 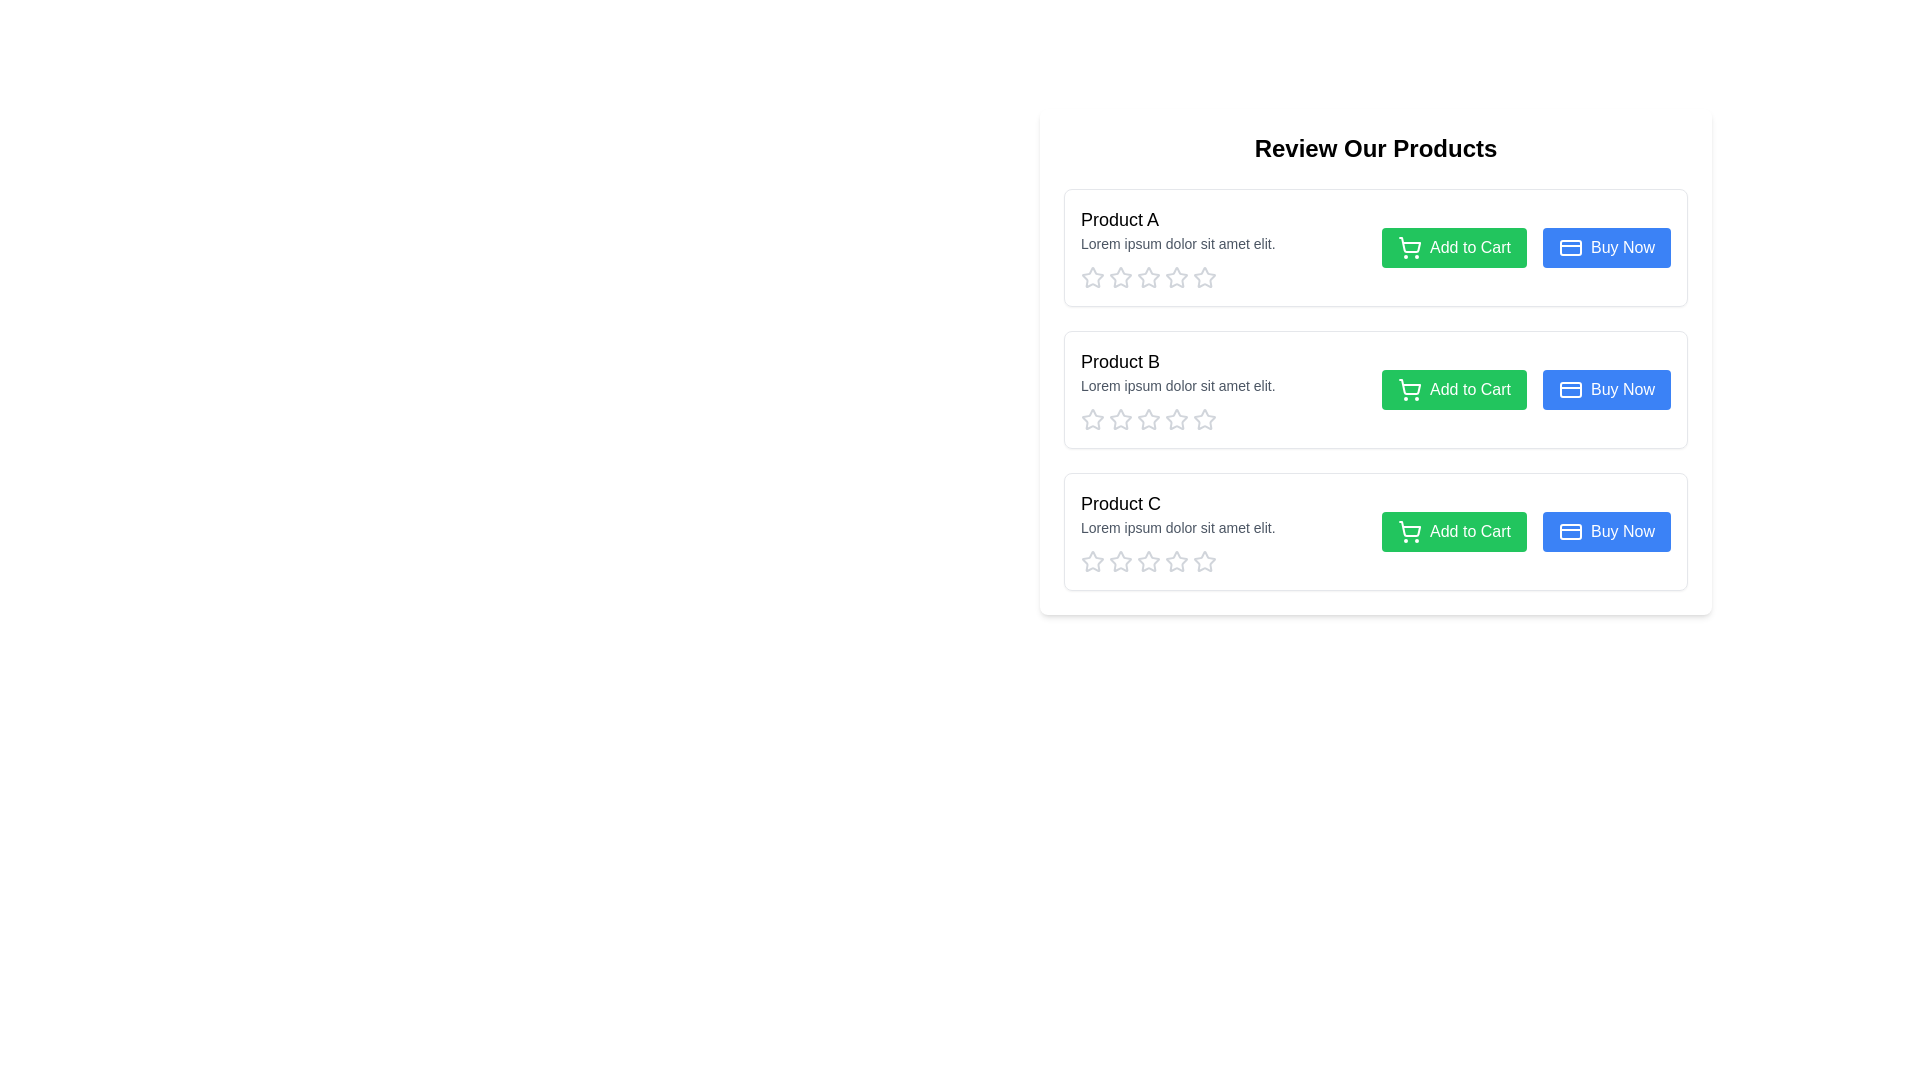 What do you see at coordinates (1607, 531) in the screenshot?
I see `the rightmost button in the third row of product options to proceed to the purchase flow` at bounding box center [1607, 531].